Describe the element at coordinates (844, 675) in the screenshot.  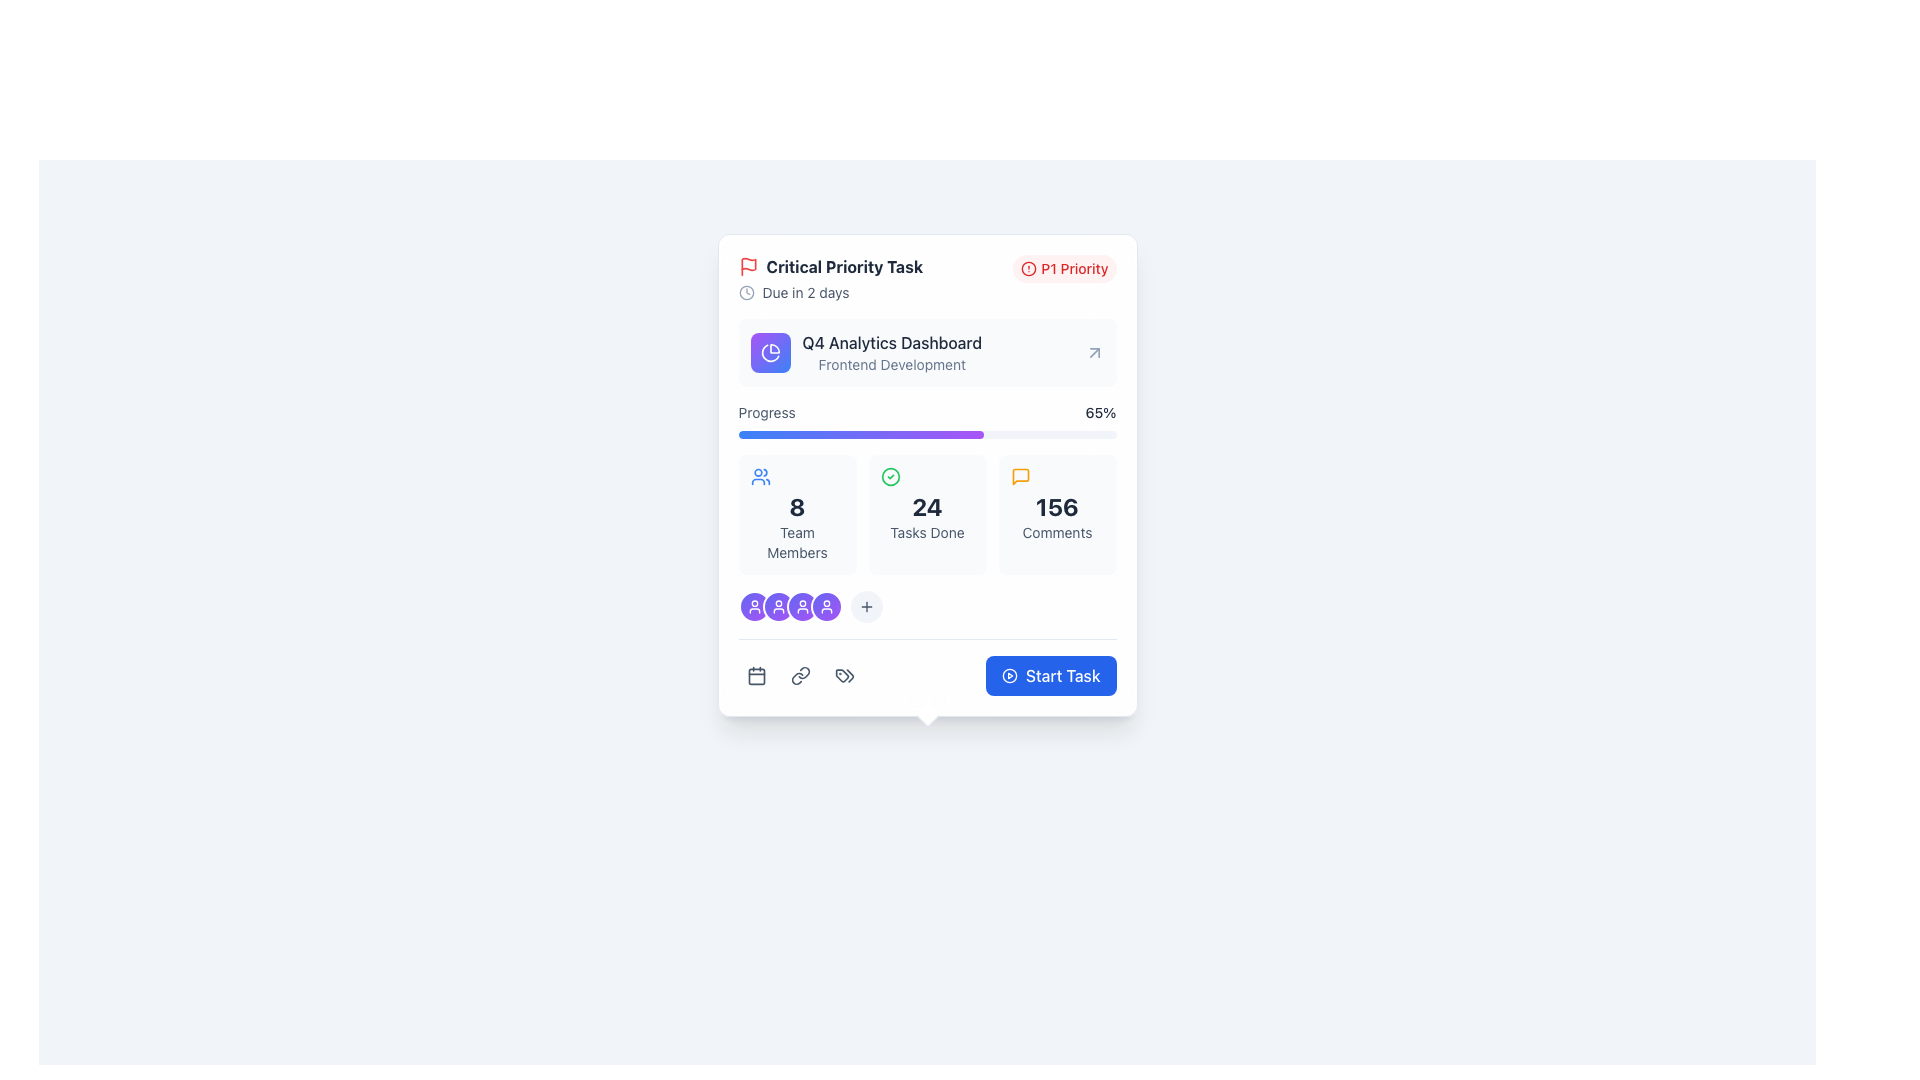
I see `the tagging icon button located in the middle of the toolbar at the bottom of the task card` at that location.